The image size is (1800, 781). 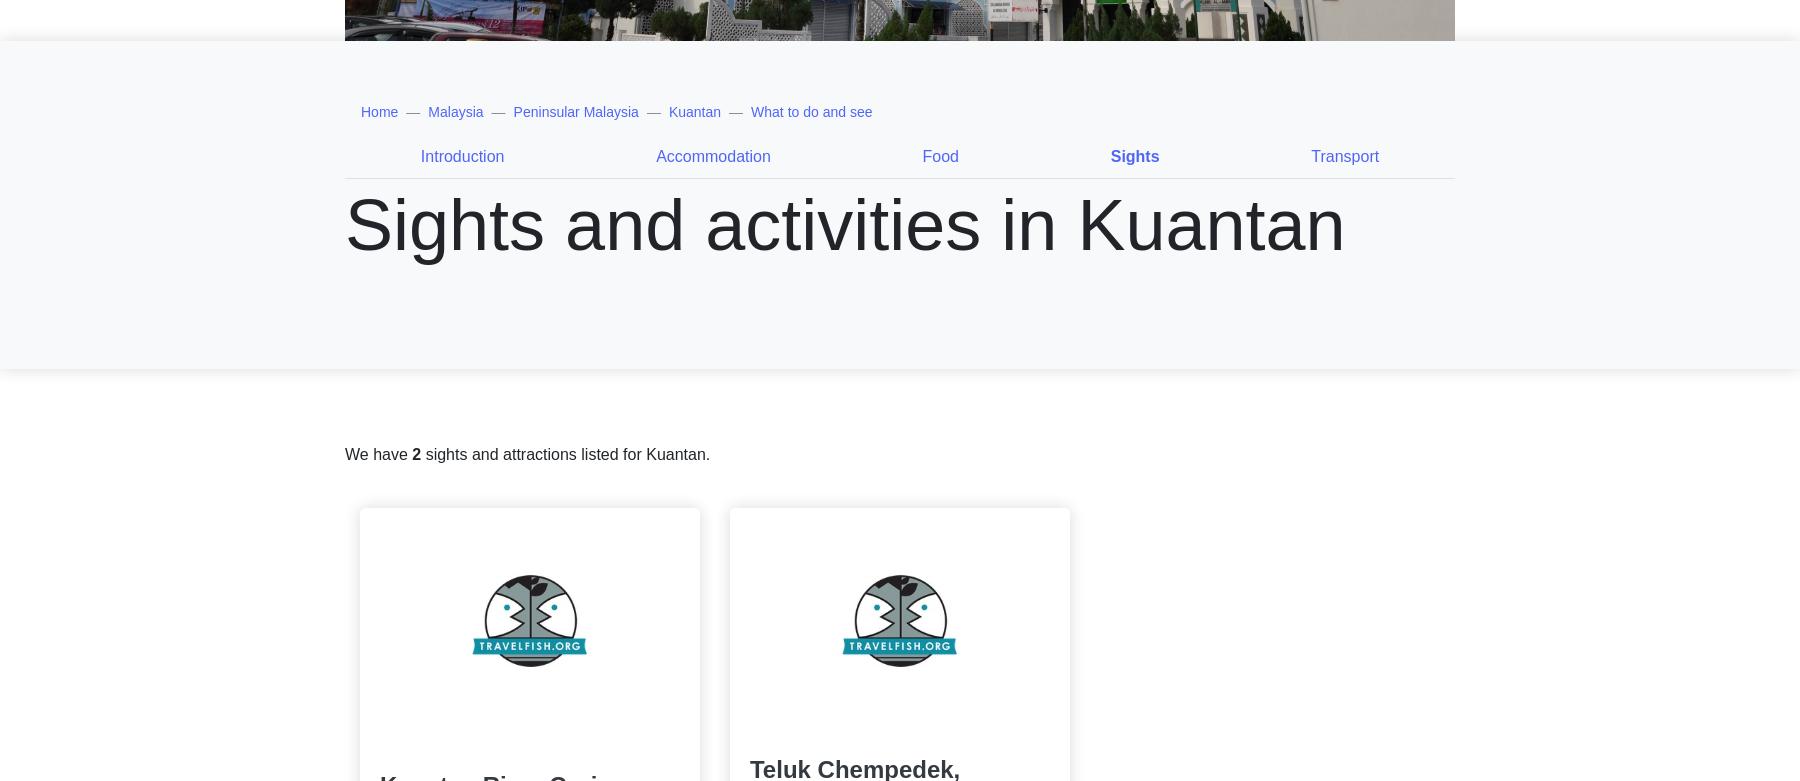 What do you see at coordinates (1133, 155) in the screenshot?
I see `'Sights'` at bounding box center [1133, 155].